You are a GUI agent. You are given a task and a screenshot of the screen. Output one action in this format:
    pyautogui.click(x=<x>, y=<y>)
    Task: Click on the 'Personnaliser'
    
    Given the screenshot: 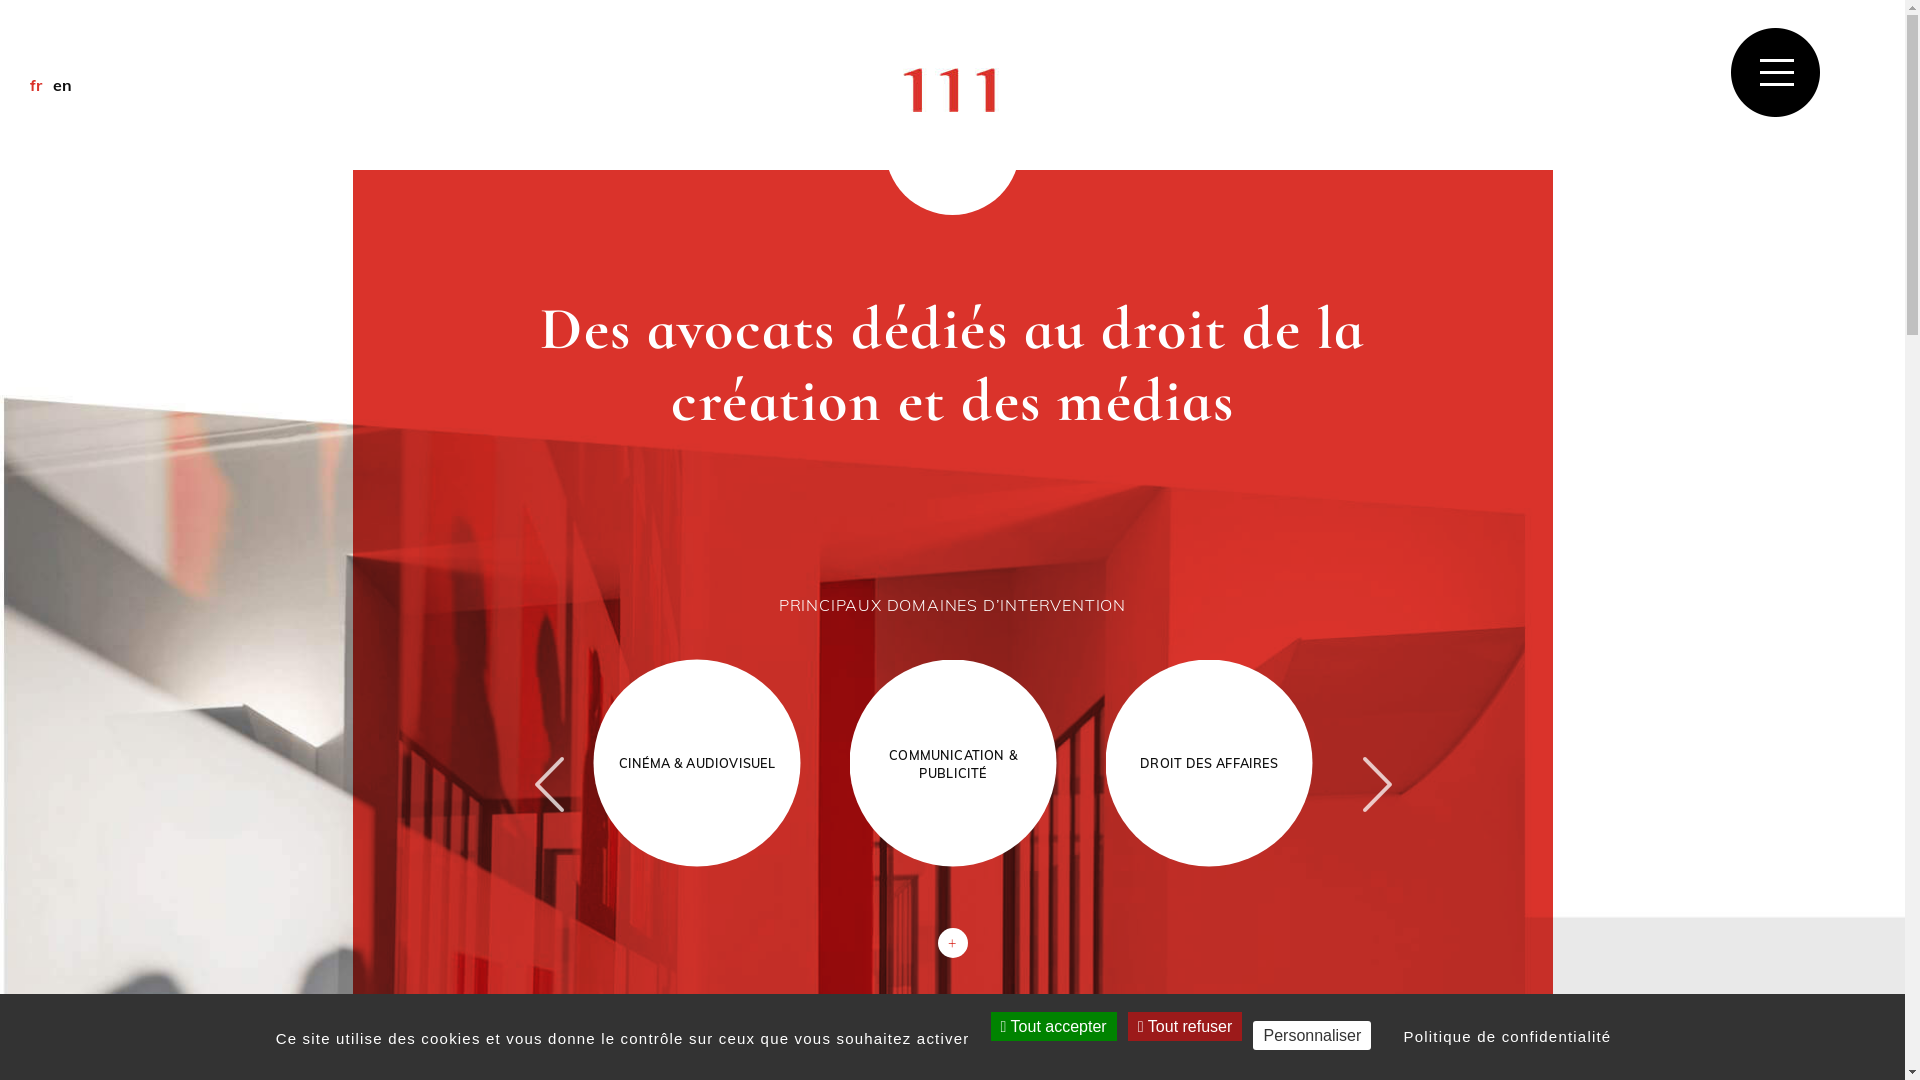 What is the action you would take?
    pyautogui.click(x=1311, y=1035)
    